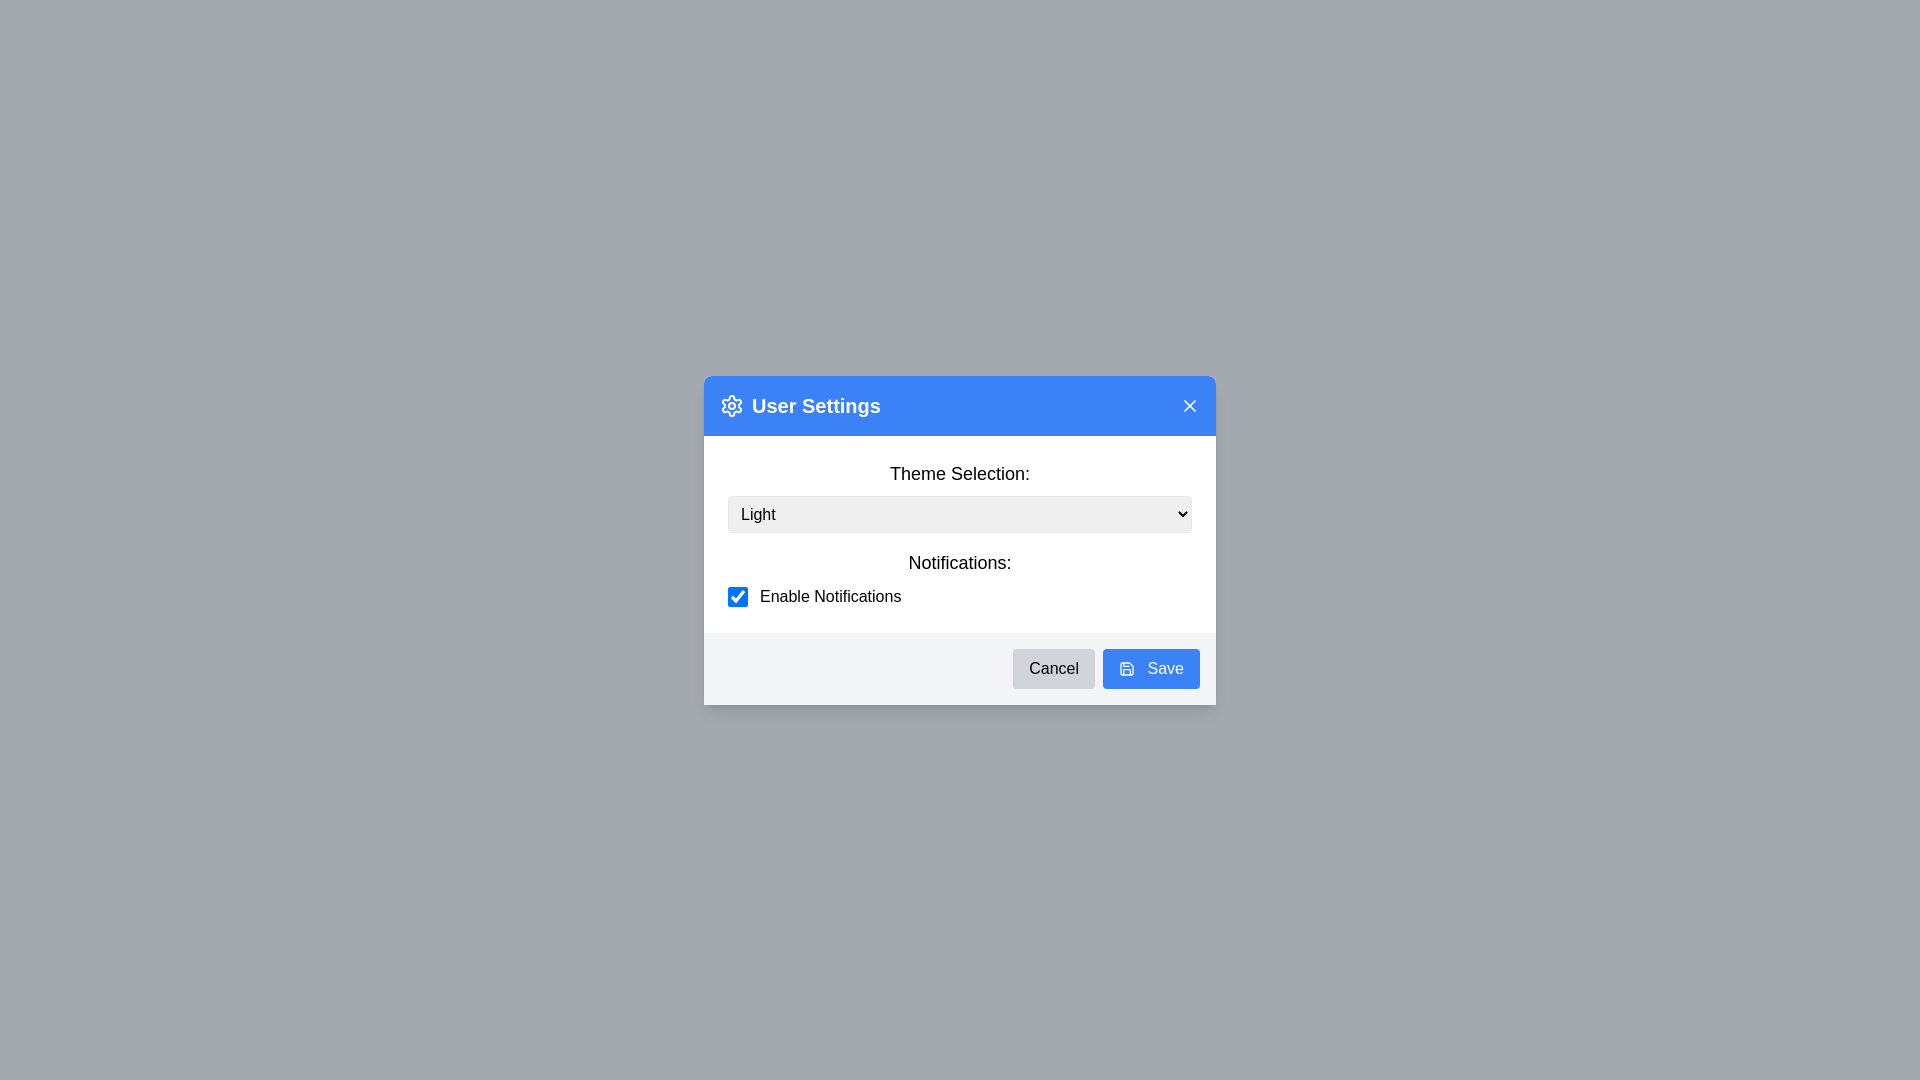 The image size is (1920, 1080). What do you see at coordinates (800, 405) in the screenshot?
I see `the 'User Settings' heading text with the gear icon located in the blue header bar of the modal` at bounding box center [800, 405].